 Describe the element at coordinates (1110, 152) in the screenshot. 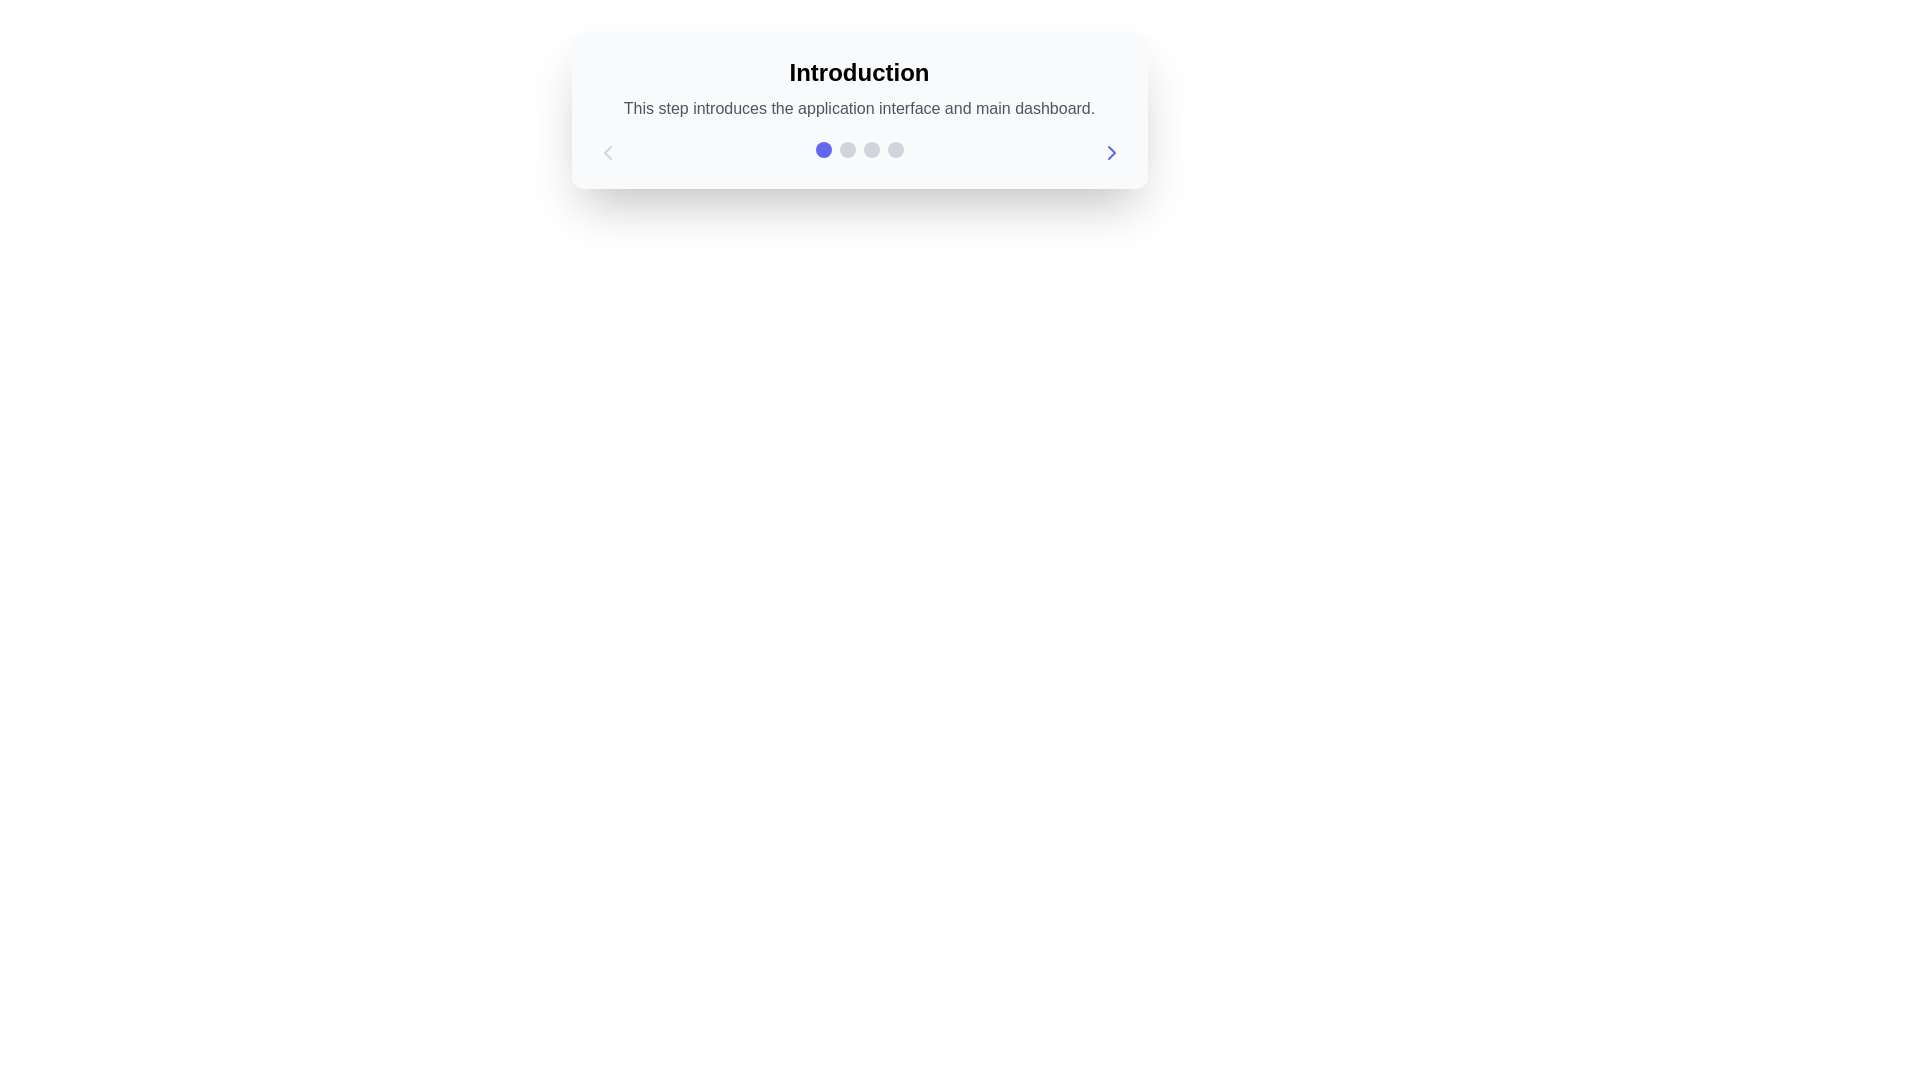

I see `the right-pointing chevron icon located at the right end of the interface within the navigation step indicator` at that location.